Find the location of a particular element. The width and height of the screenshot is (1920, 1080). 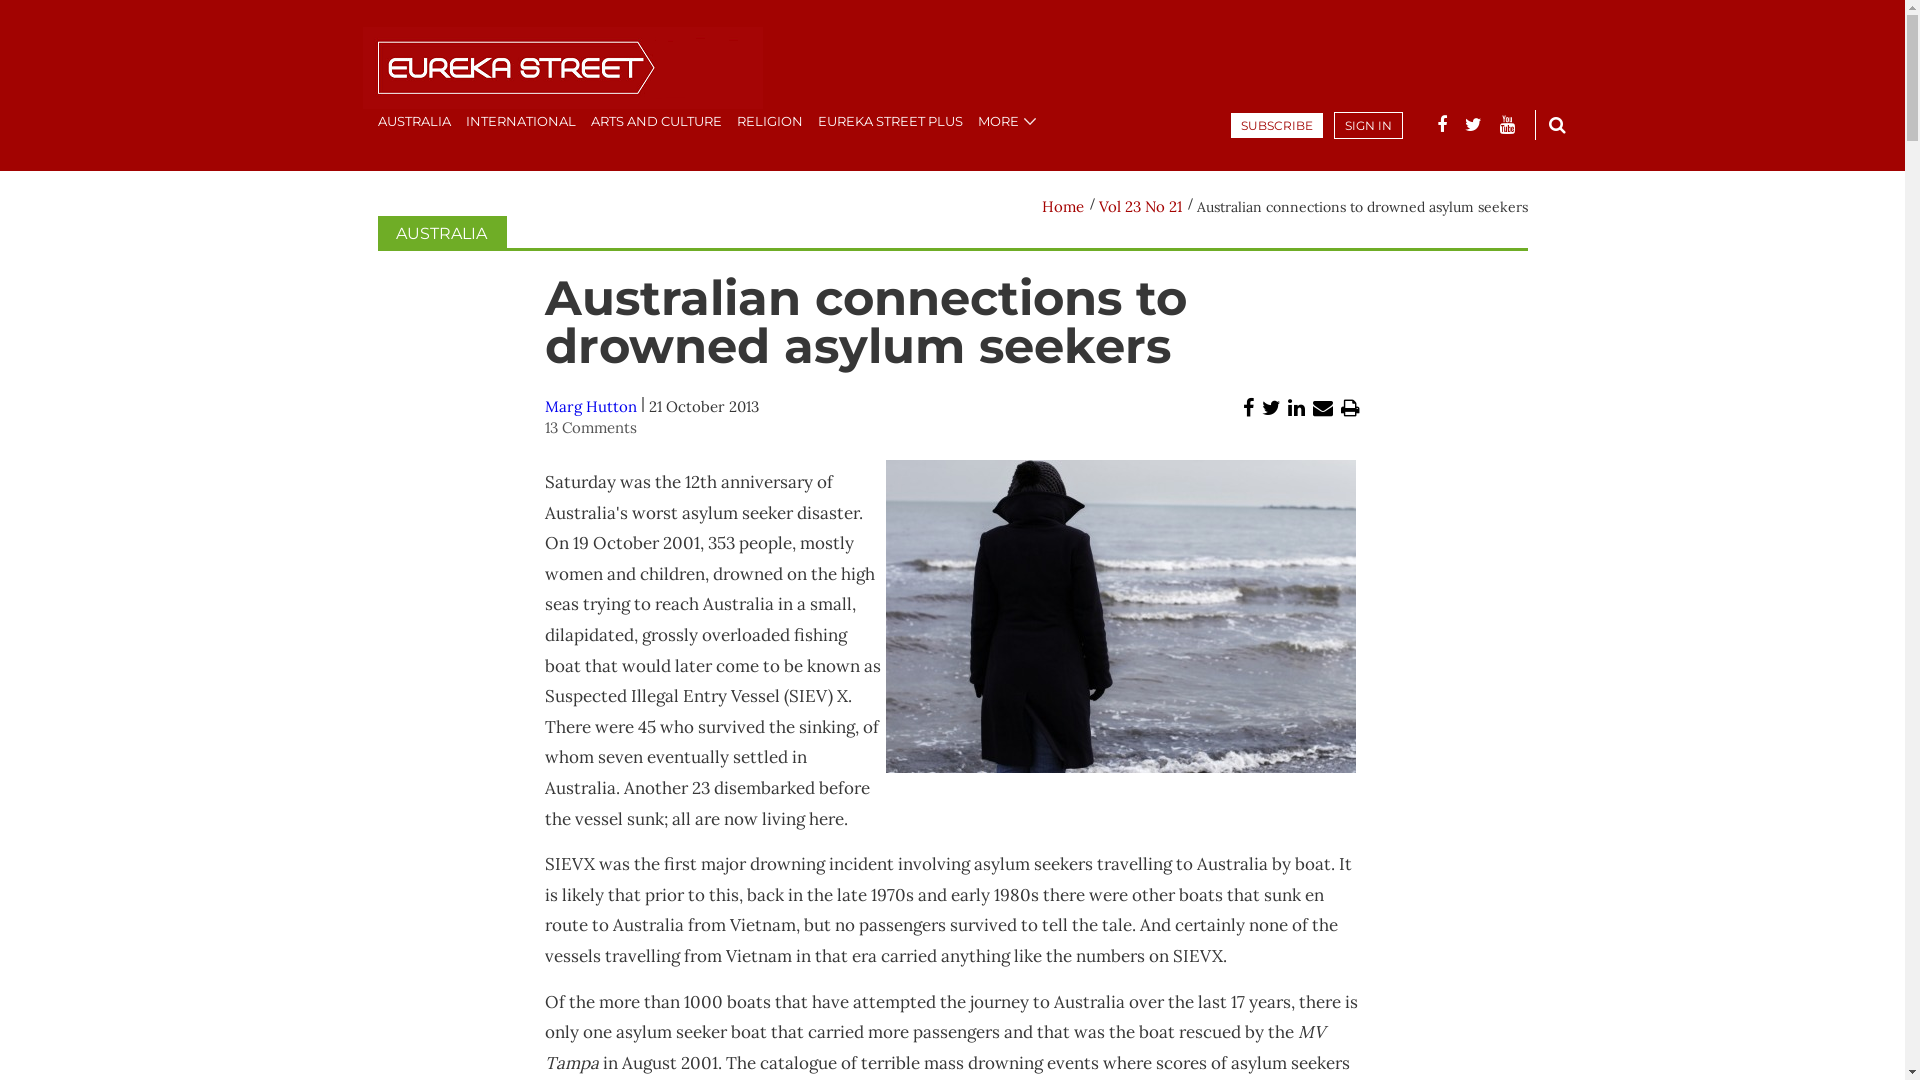

'Facebook' is located at coordinates (1247, 407).